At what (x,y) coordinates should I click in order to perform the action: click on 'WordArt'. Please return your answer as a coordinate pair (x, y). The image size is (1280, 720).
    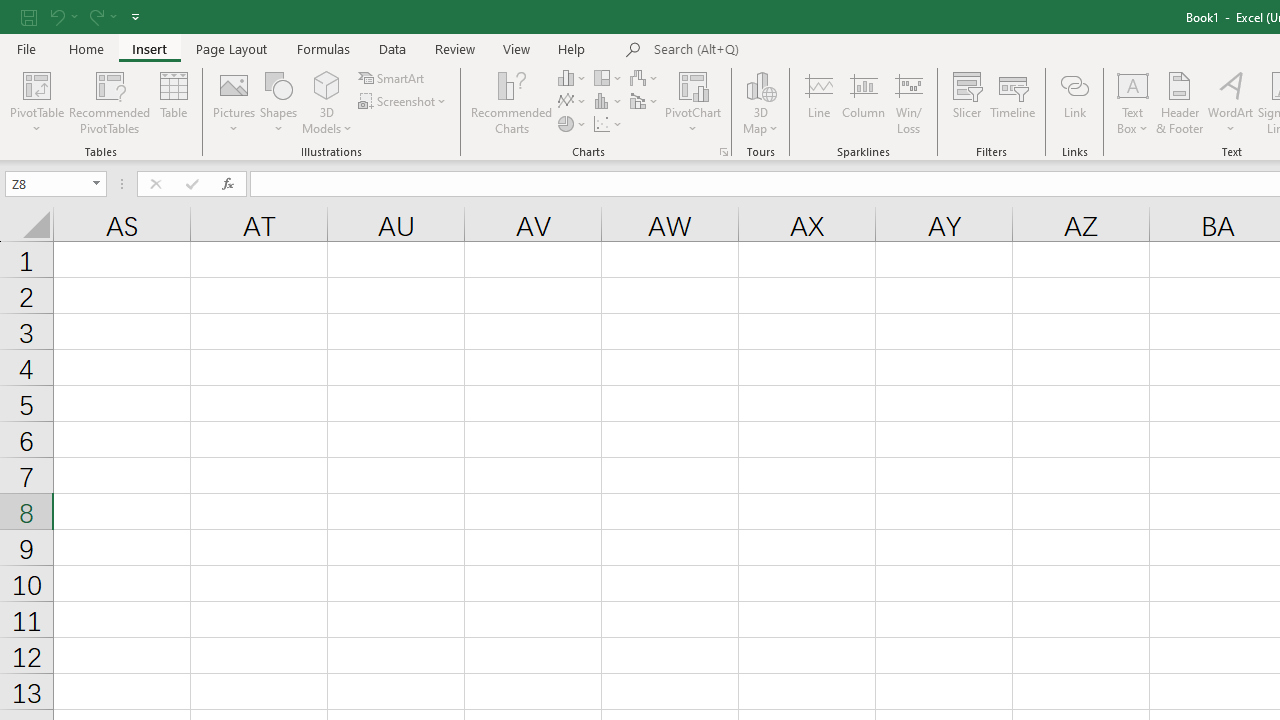
    Looking at the image, I should click on (1229, 103).